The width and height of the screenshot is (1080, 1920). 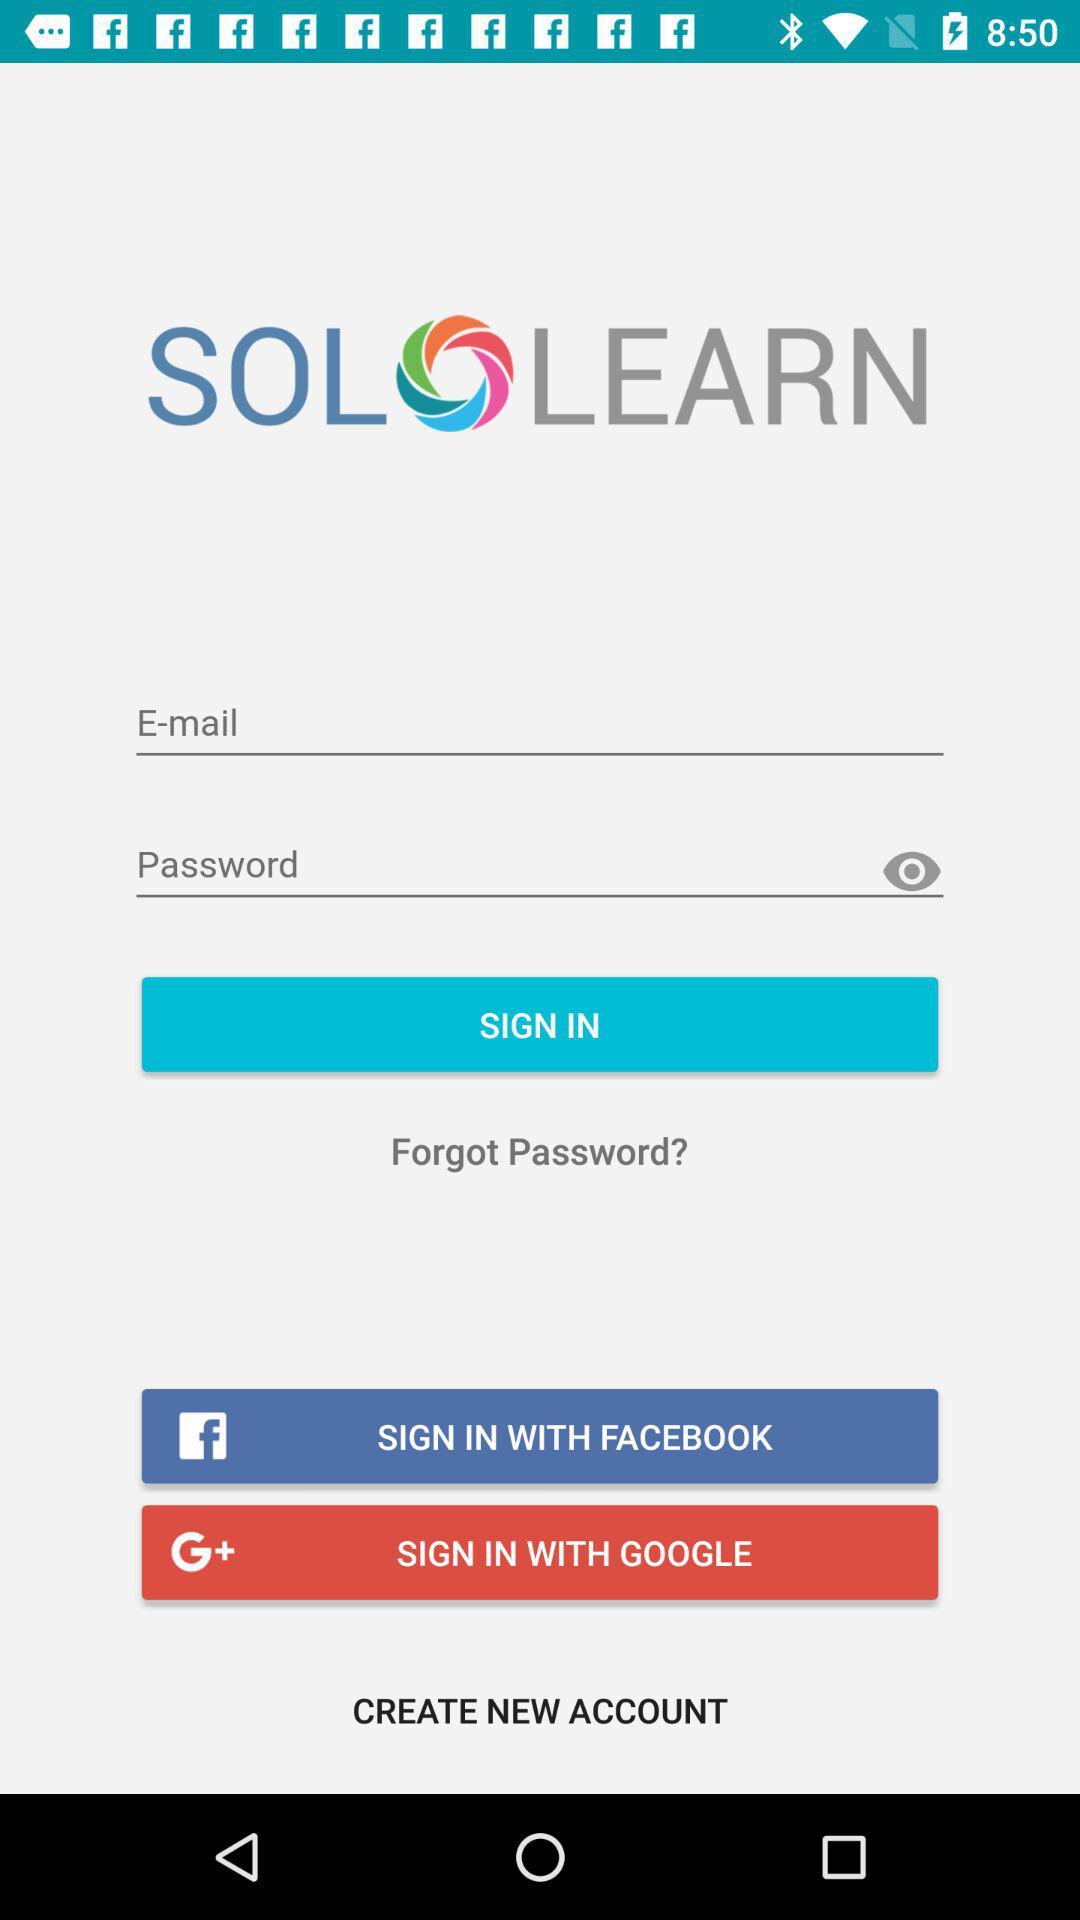 I want to click on write email, so click(x=540, y=723).